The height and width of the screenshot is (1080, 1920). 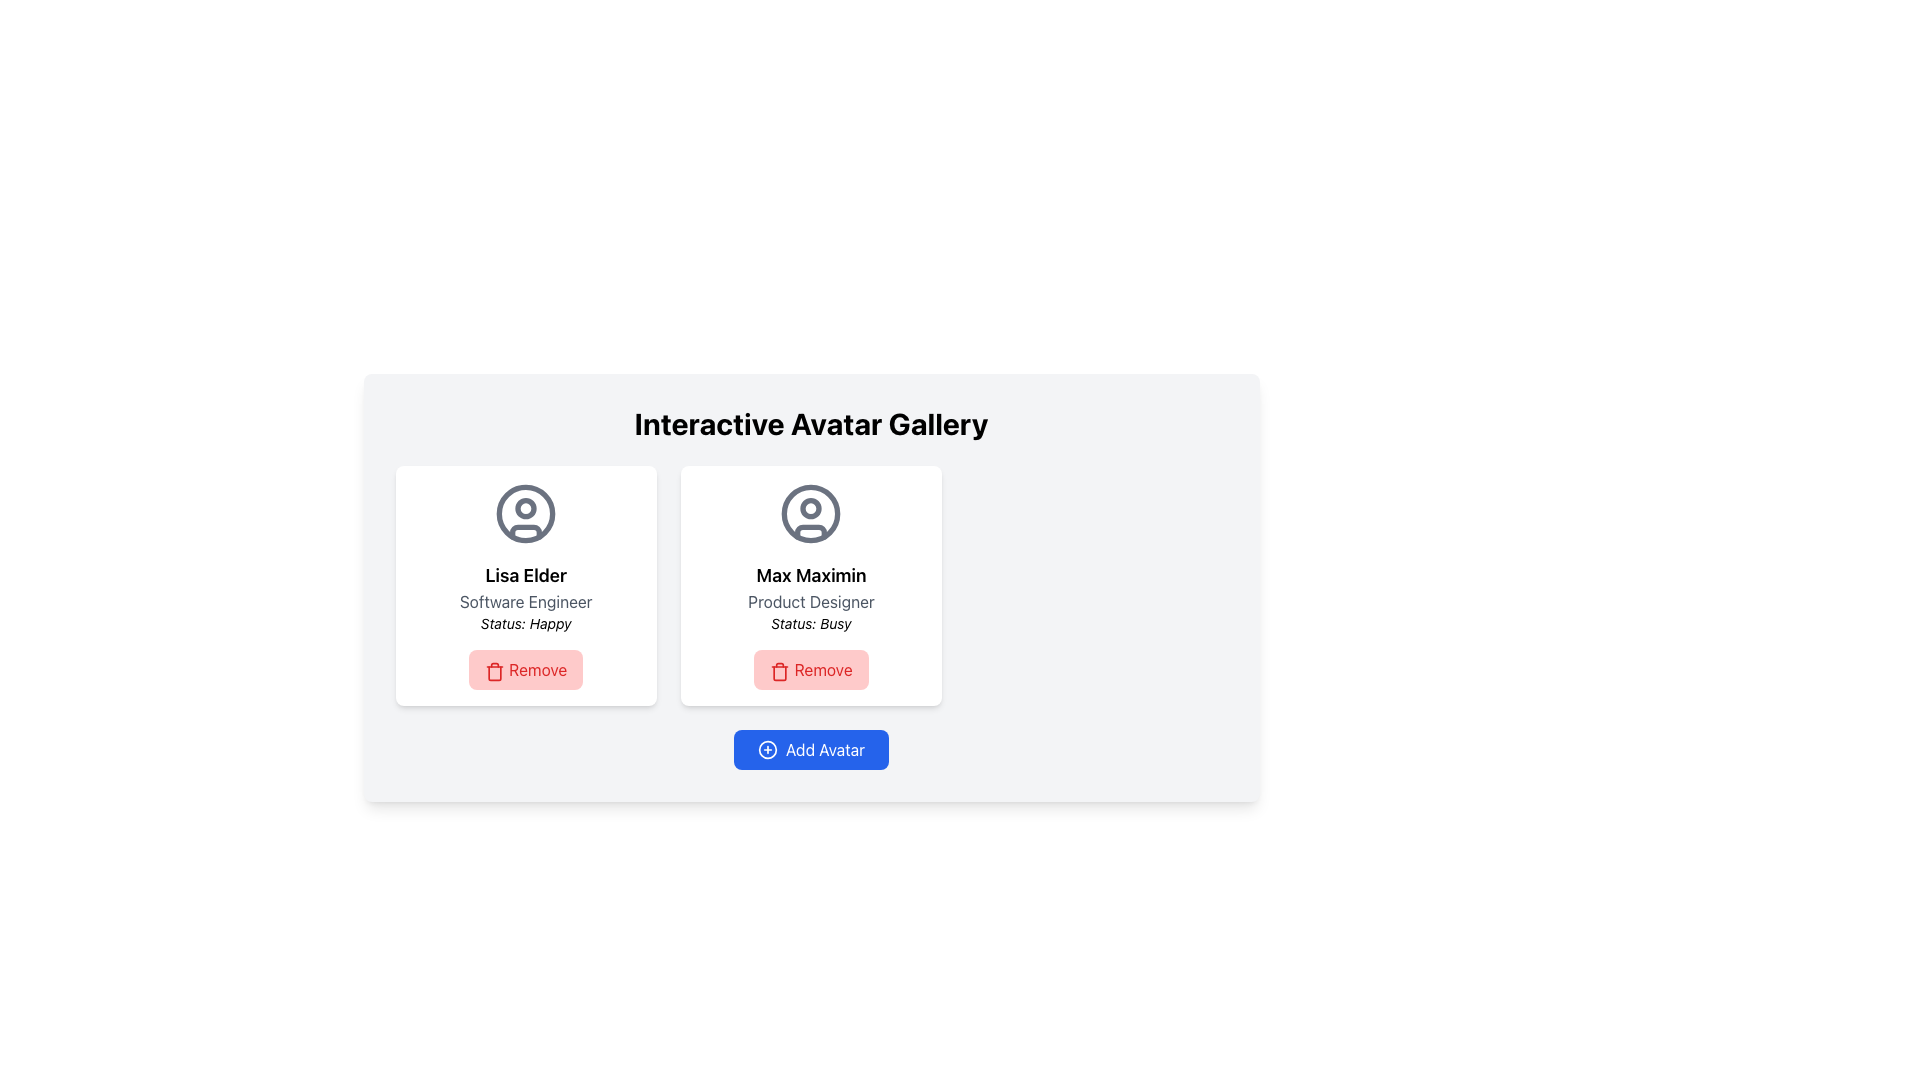 What do you see at coordinates (526, 600) in the screenshot?
I see `the text label displaying the job title 'Software Engineer' for the individual named 'Lisa Elder'` at bounding box center [526, 600].